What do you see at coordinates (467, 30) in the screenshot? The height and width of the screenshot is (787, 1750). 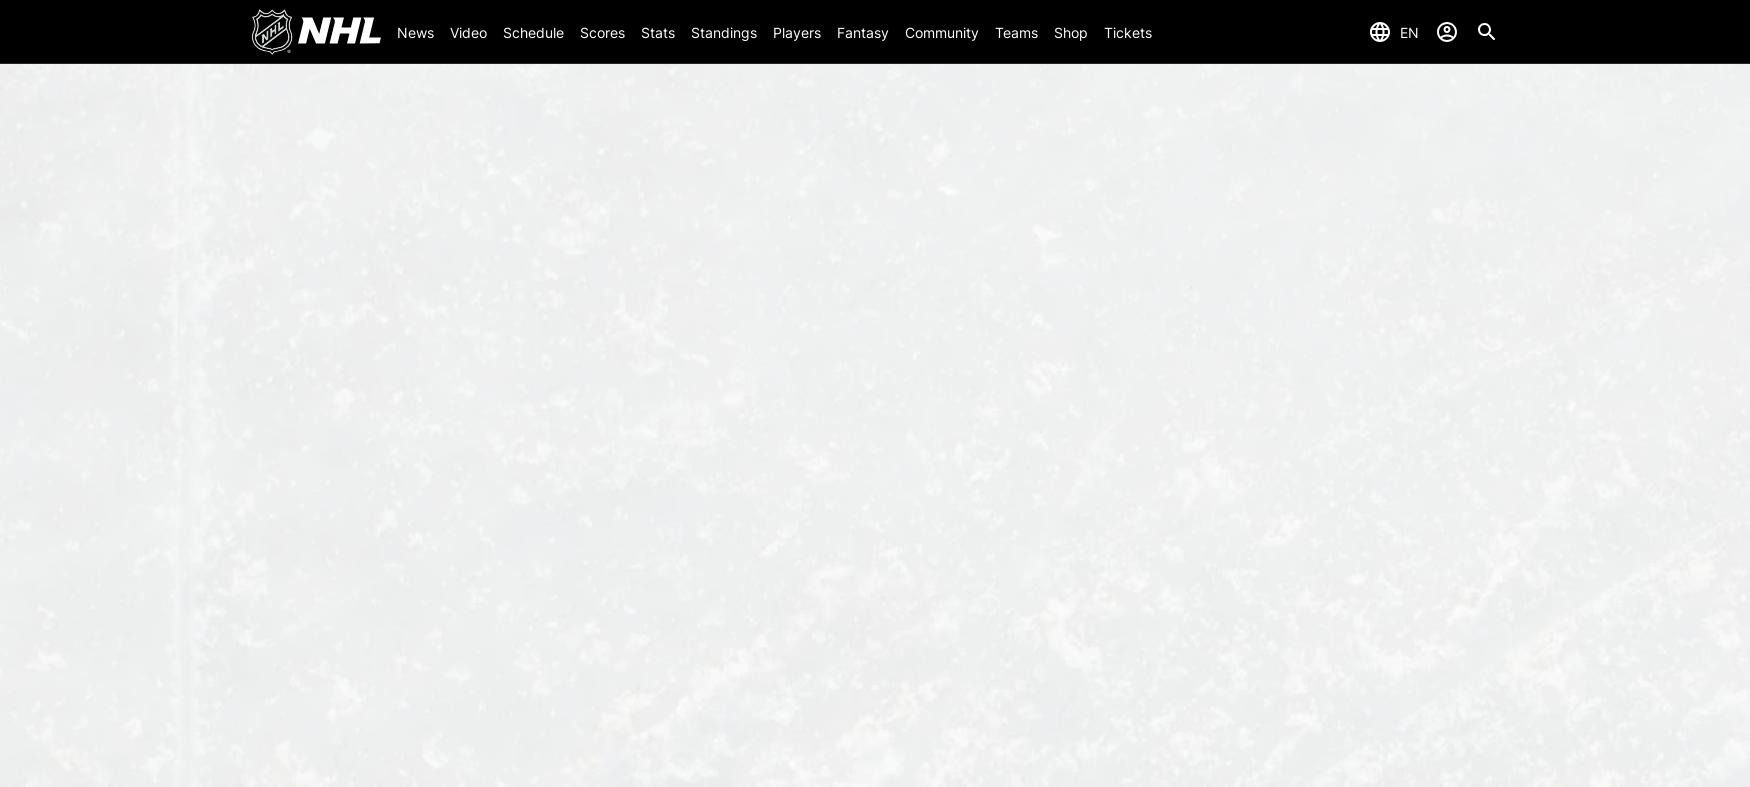 I see `'Video'` at bounding box center [467, 30].